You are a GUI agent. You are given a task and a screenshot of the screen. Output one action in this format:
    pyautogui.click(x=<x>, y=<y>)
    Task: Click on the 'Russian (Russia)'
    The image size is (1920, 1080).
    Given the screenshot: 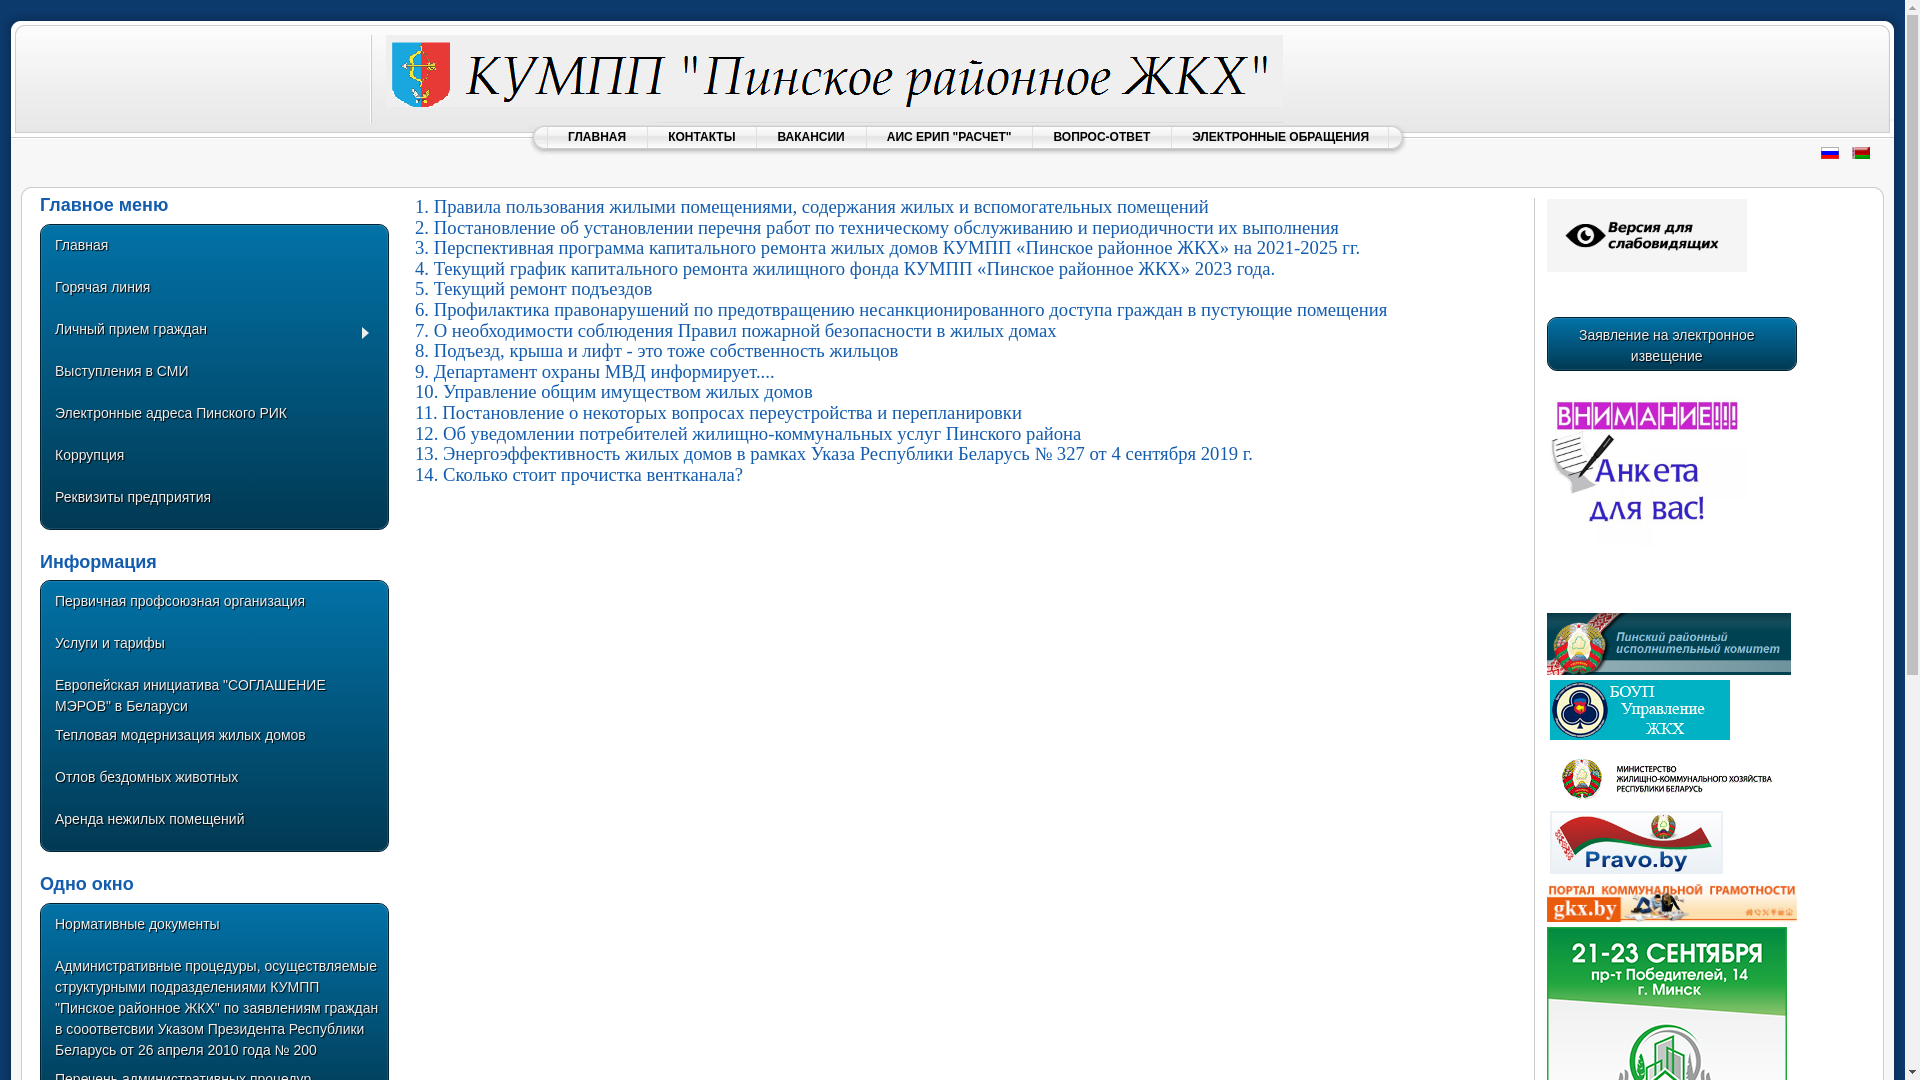 What is the action you would take?
    pyautogui.click(x=1829, y=152)
    